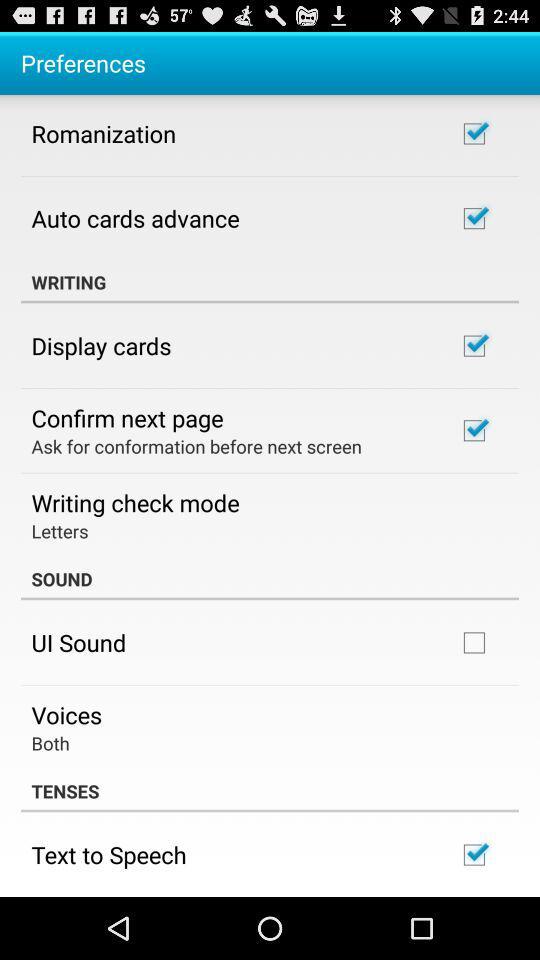 Image resolution: width=540 pixels, height=960 pixels. What do you see at coordinates (59, 529) in the screenshot?
I see `the letters icon` at bounding box center [59, 529].